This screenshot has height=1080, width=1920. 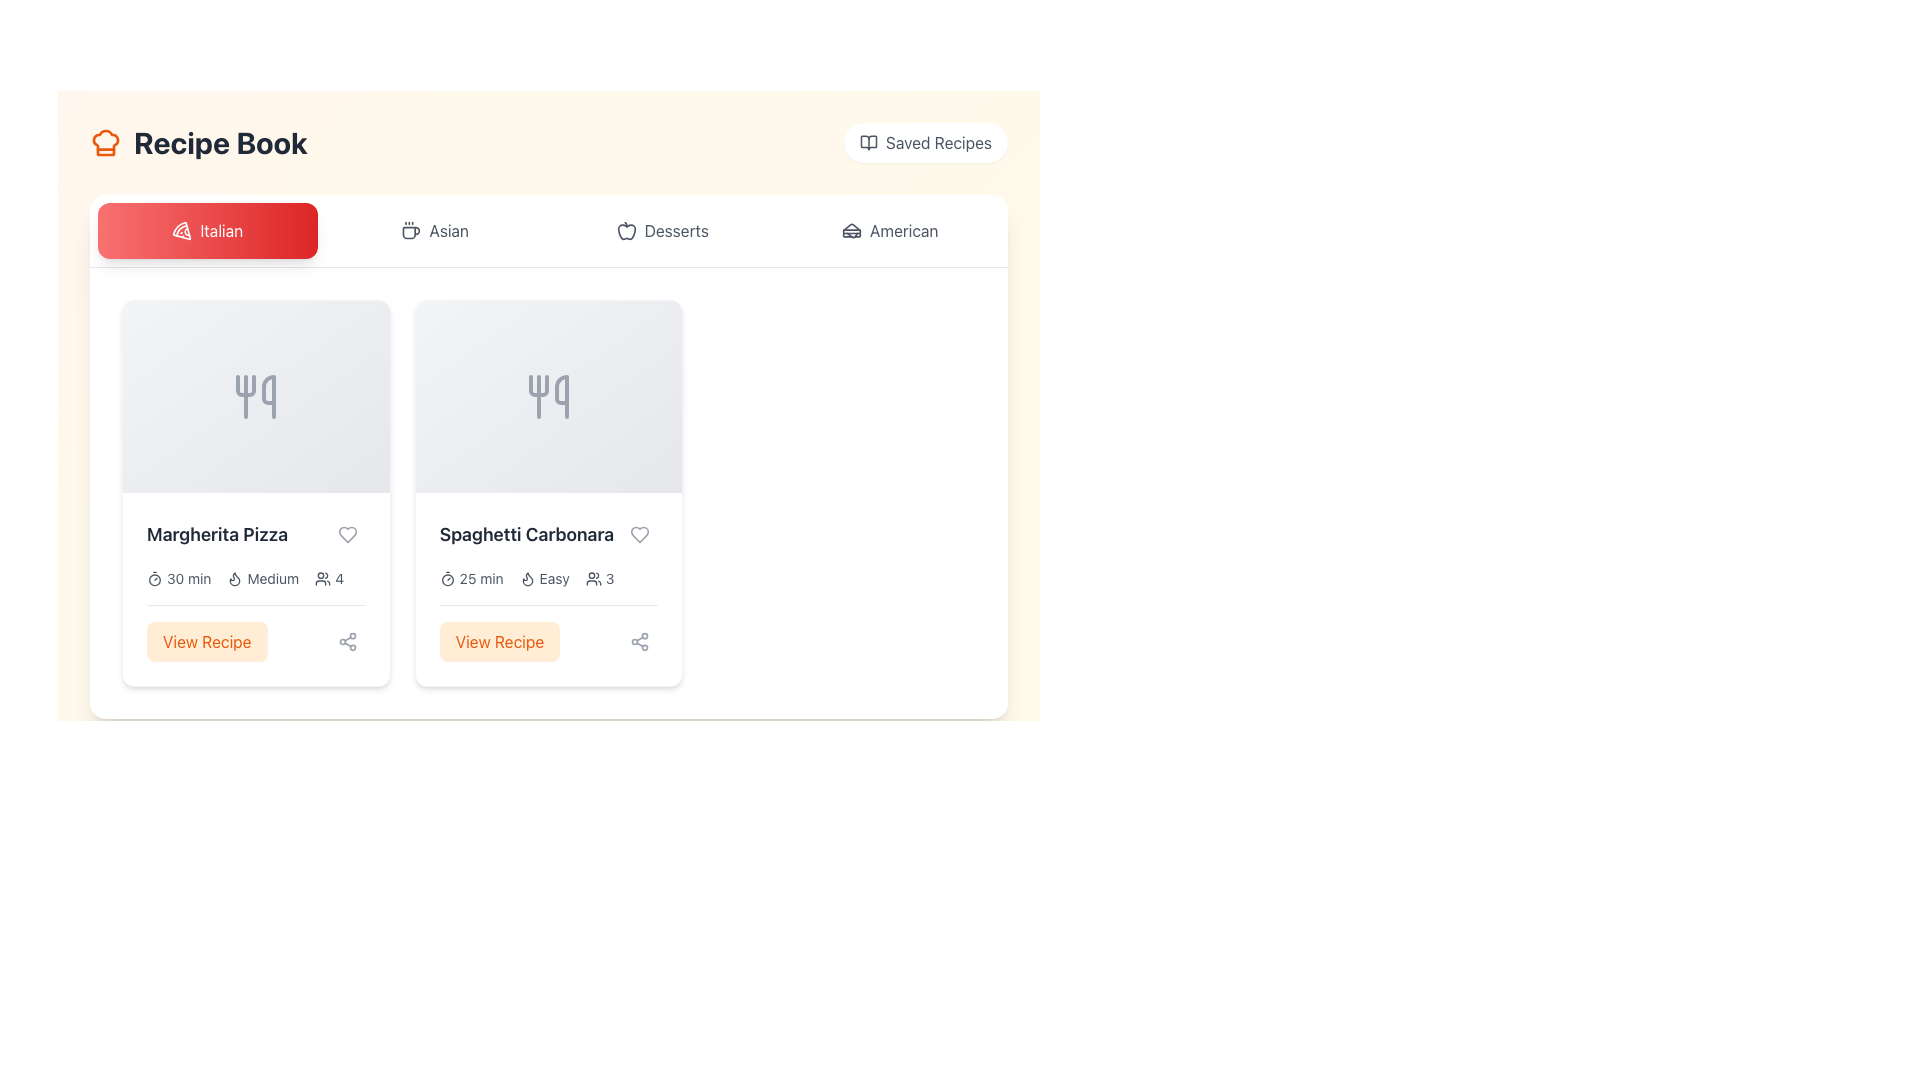 I want to click on the text label displaying 'Spaghetti Carbonara' in bold, large font located in the recipe card under the Italian section, so click(x=526, y=534).